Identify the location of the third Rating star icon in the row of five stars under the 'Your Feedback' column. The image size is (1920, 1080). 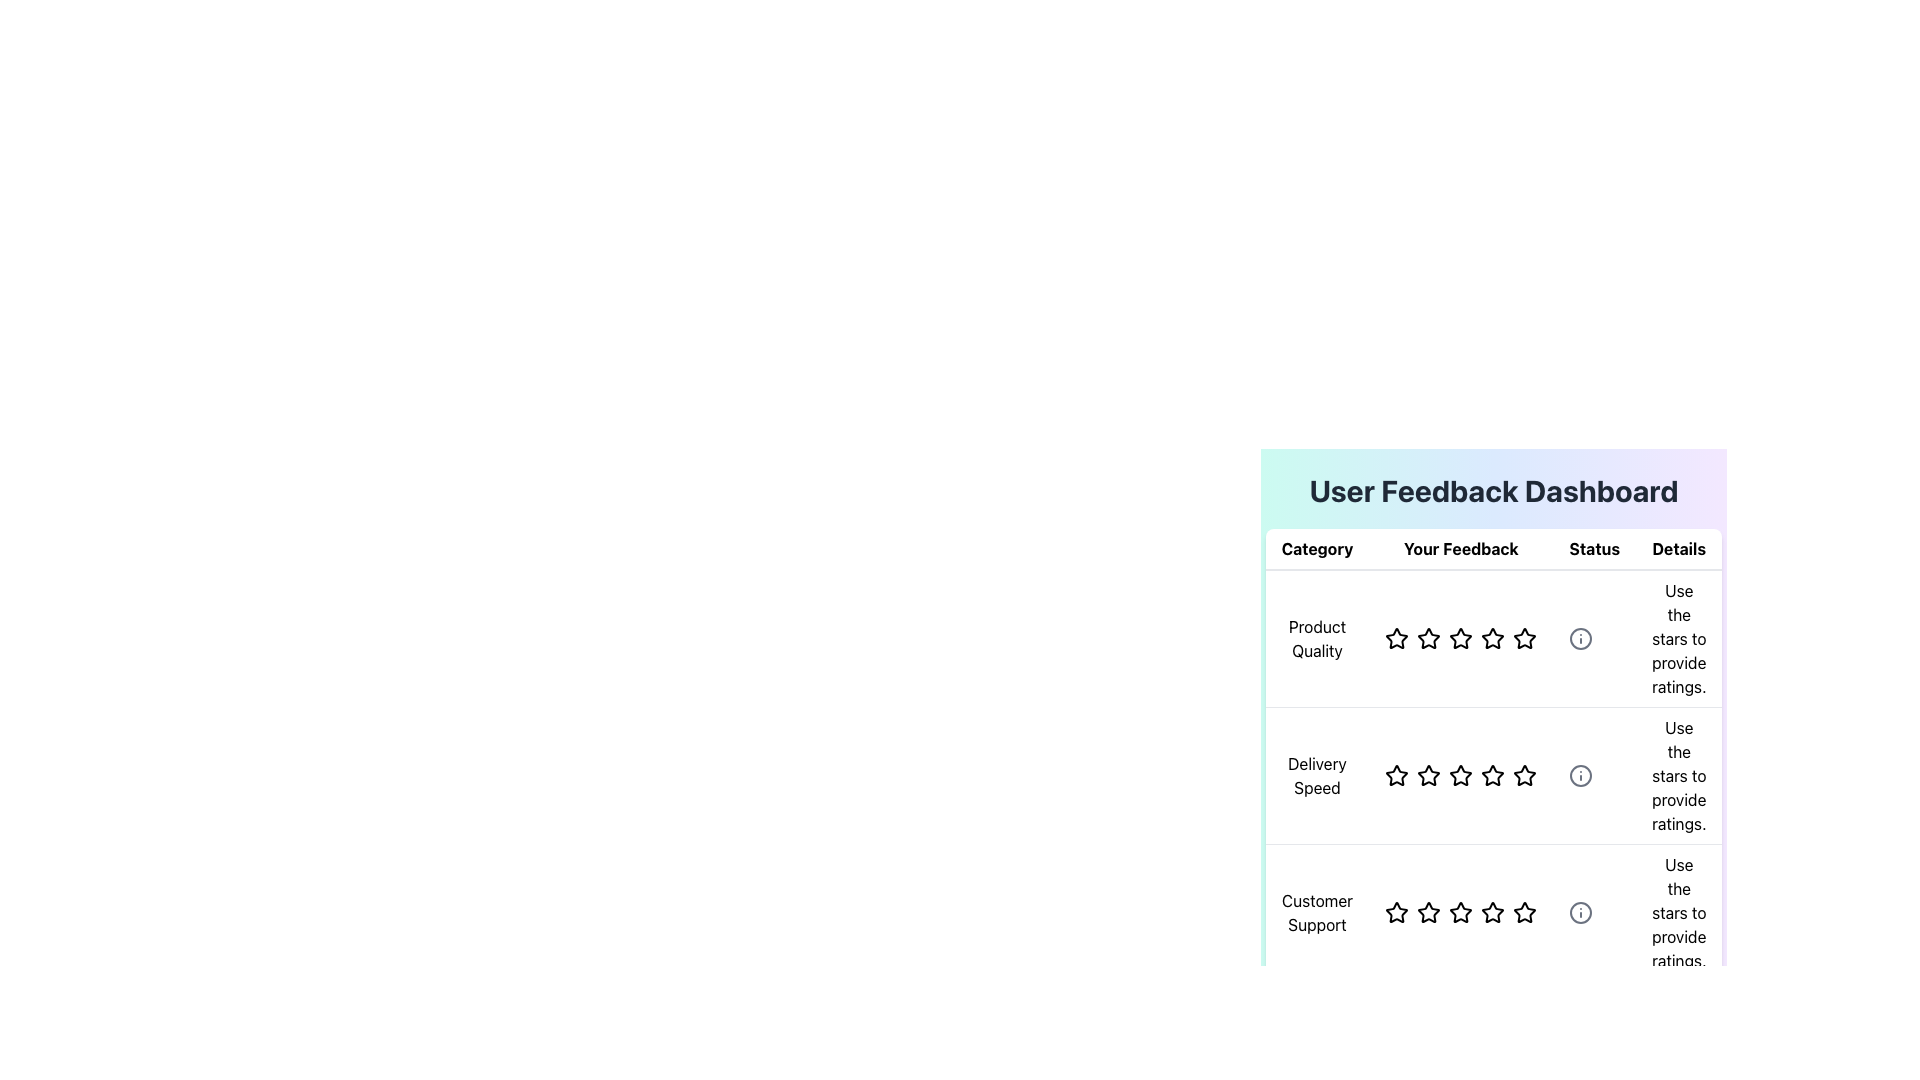
(1493, 638).